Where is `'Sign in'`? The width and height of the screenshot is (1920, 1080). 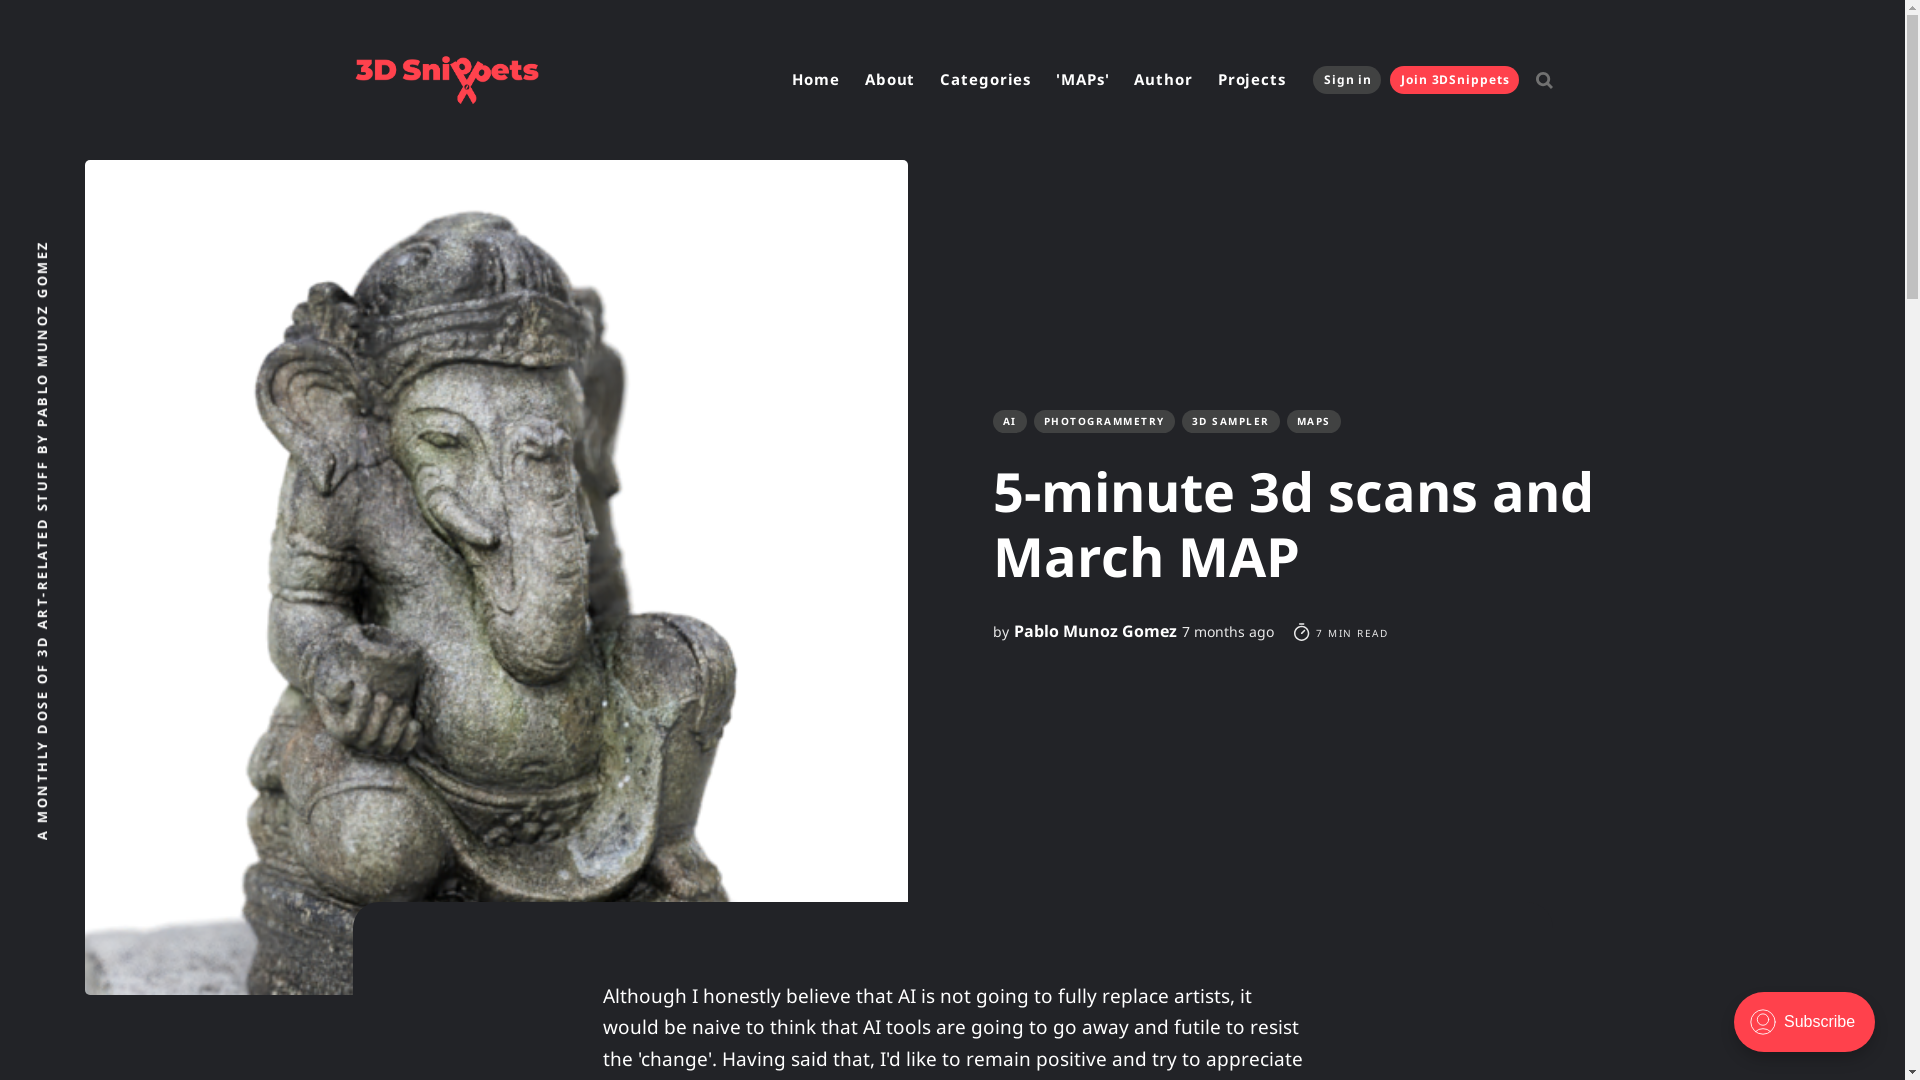
'Sign in' is located at coordinates (1313, 79).